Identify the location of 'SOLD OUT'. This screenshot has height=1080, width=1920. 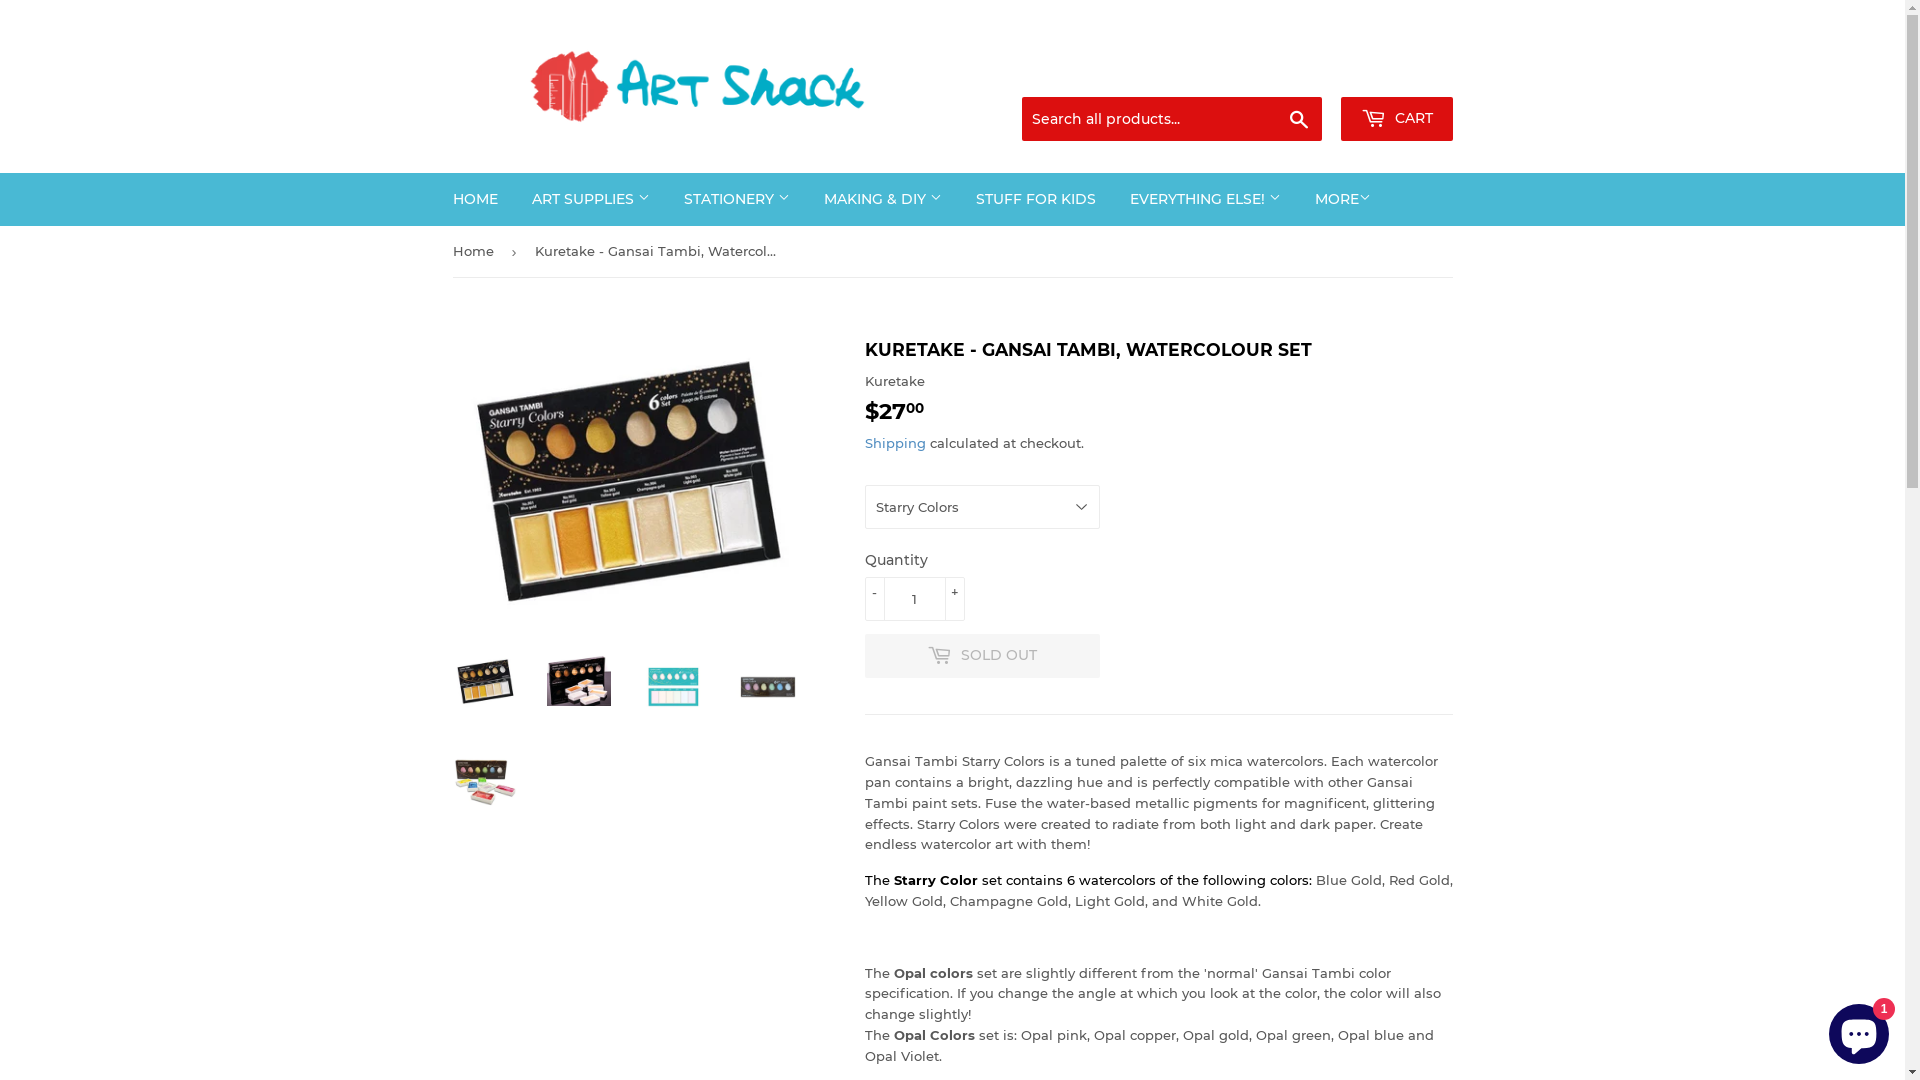
(981, 655).